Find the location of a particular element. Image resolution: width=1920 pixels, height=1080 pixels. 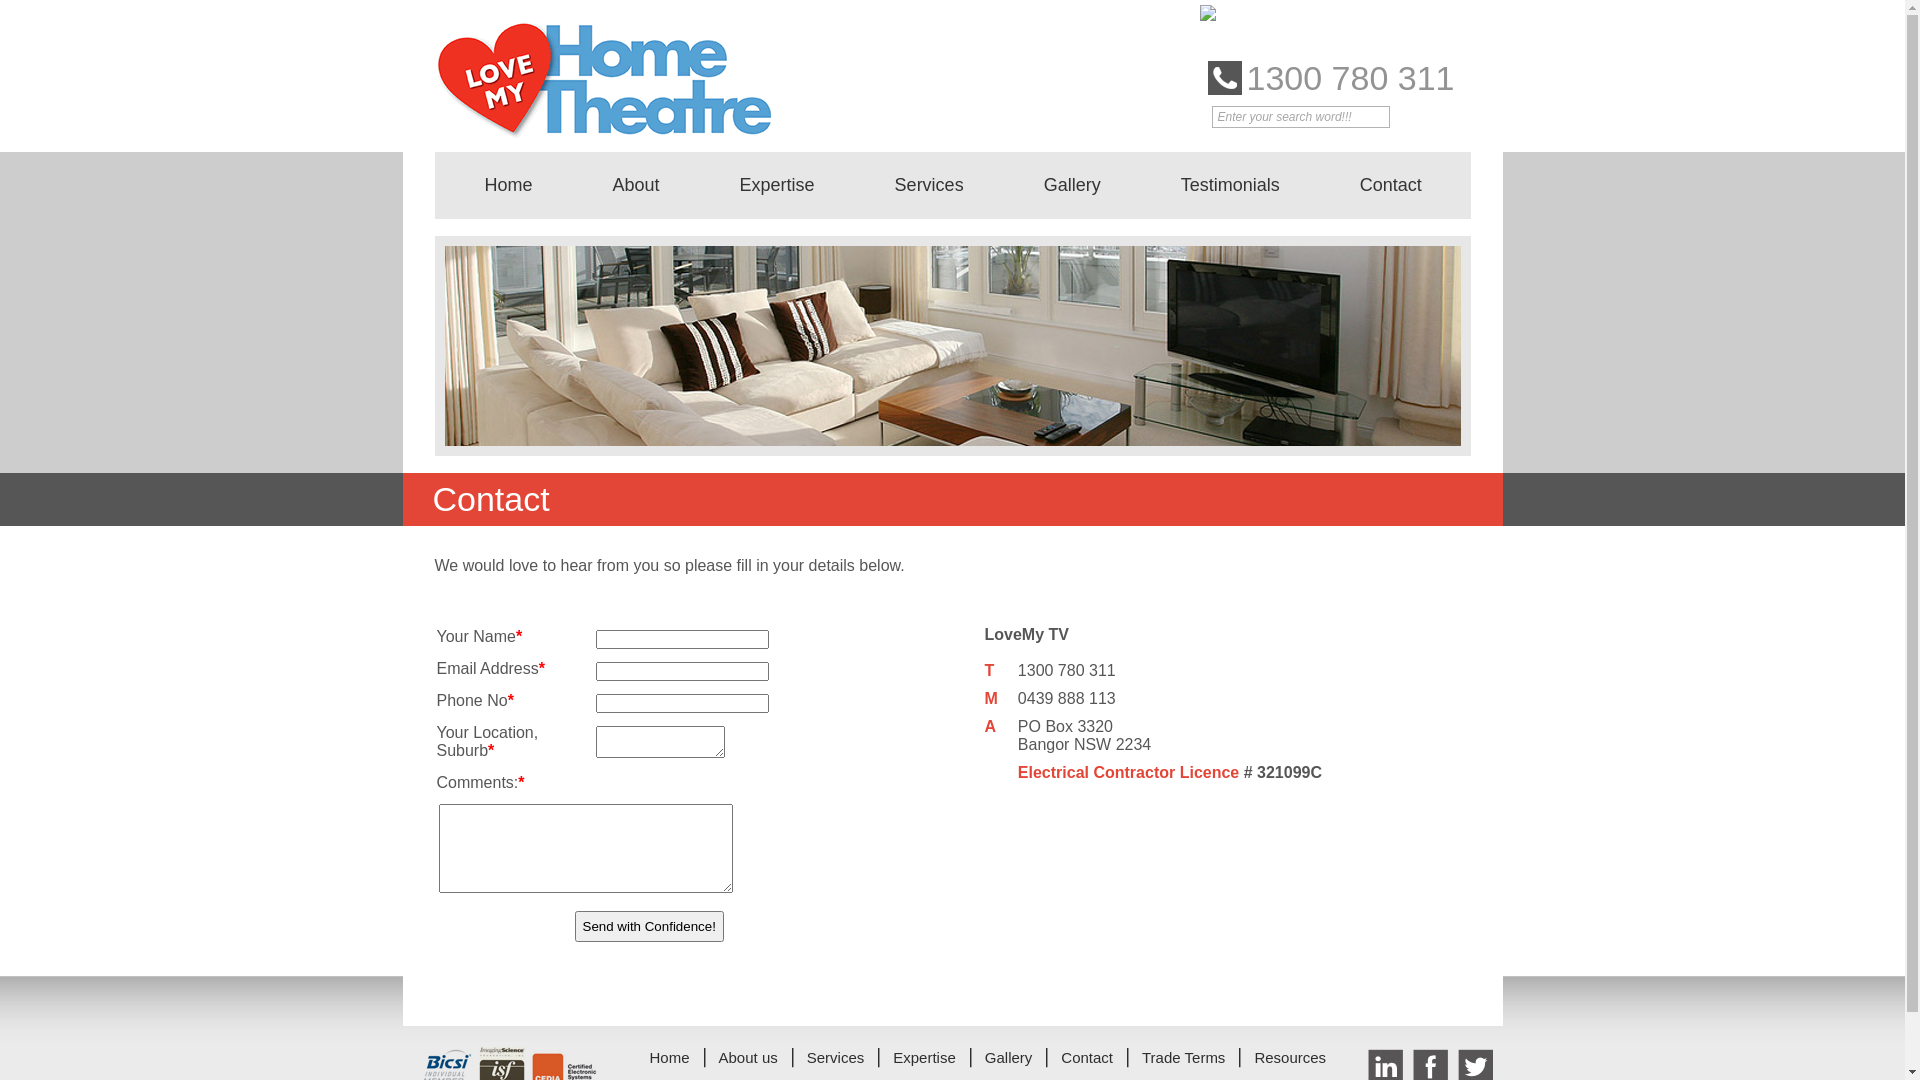

'About' is located at coordinates (635, 185).